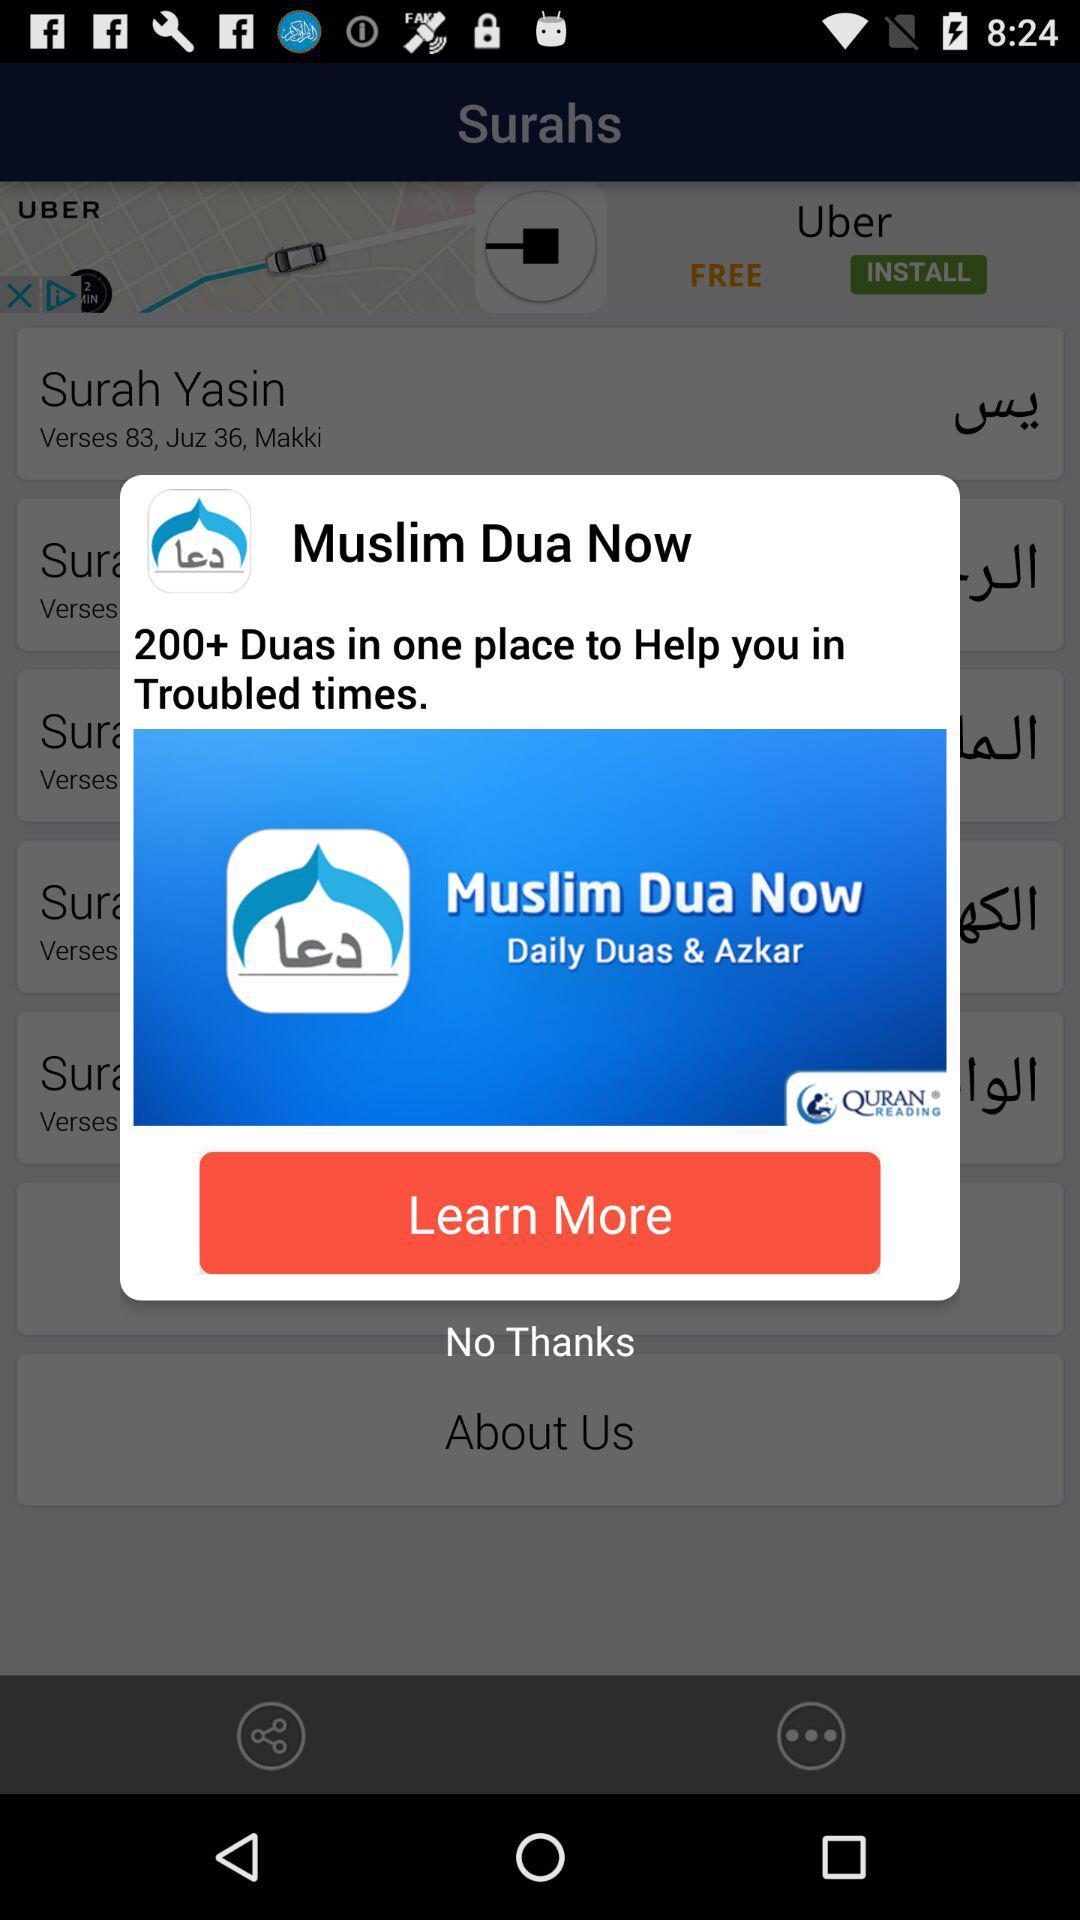  What do you see at coordinates (540, 926) in the screenshot?
I see `the app above the learn more icon` at bounding box center [540, 926].